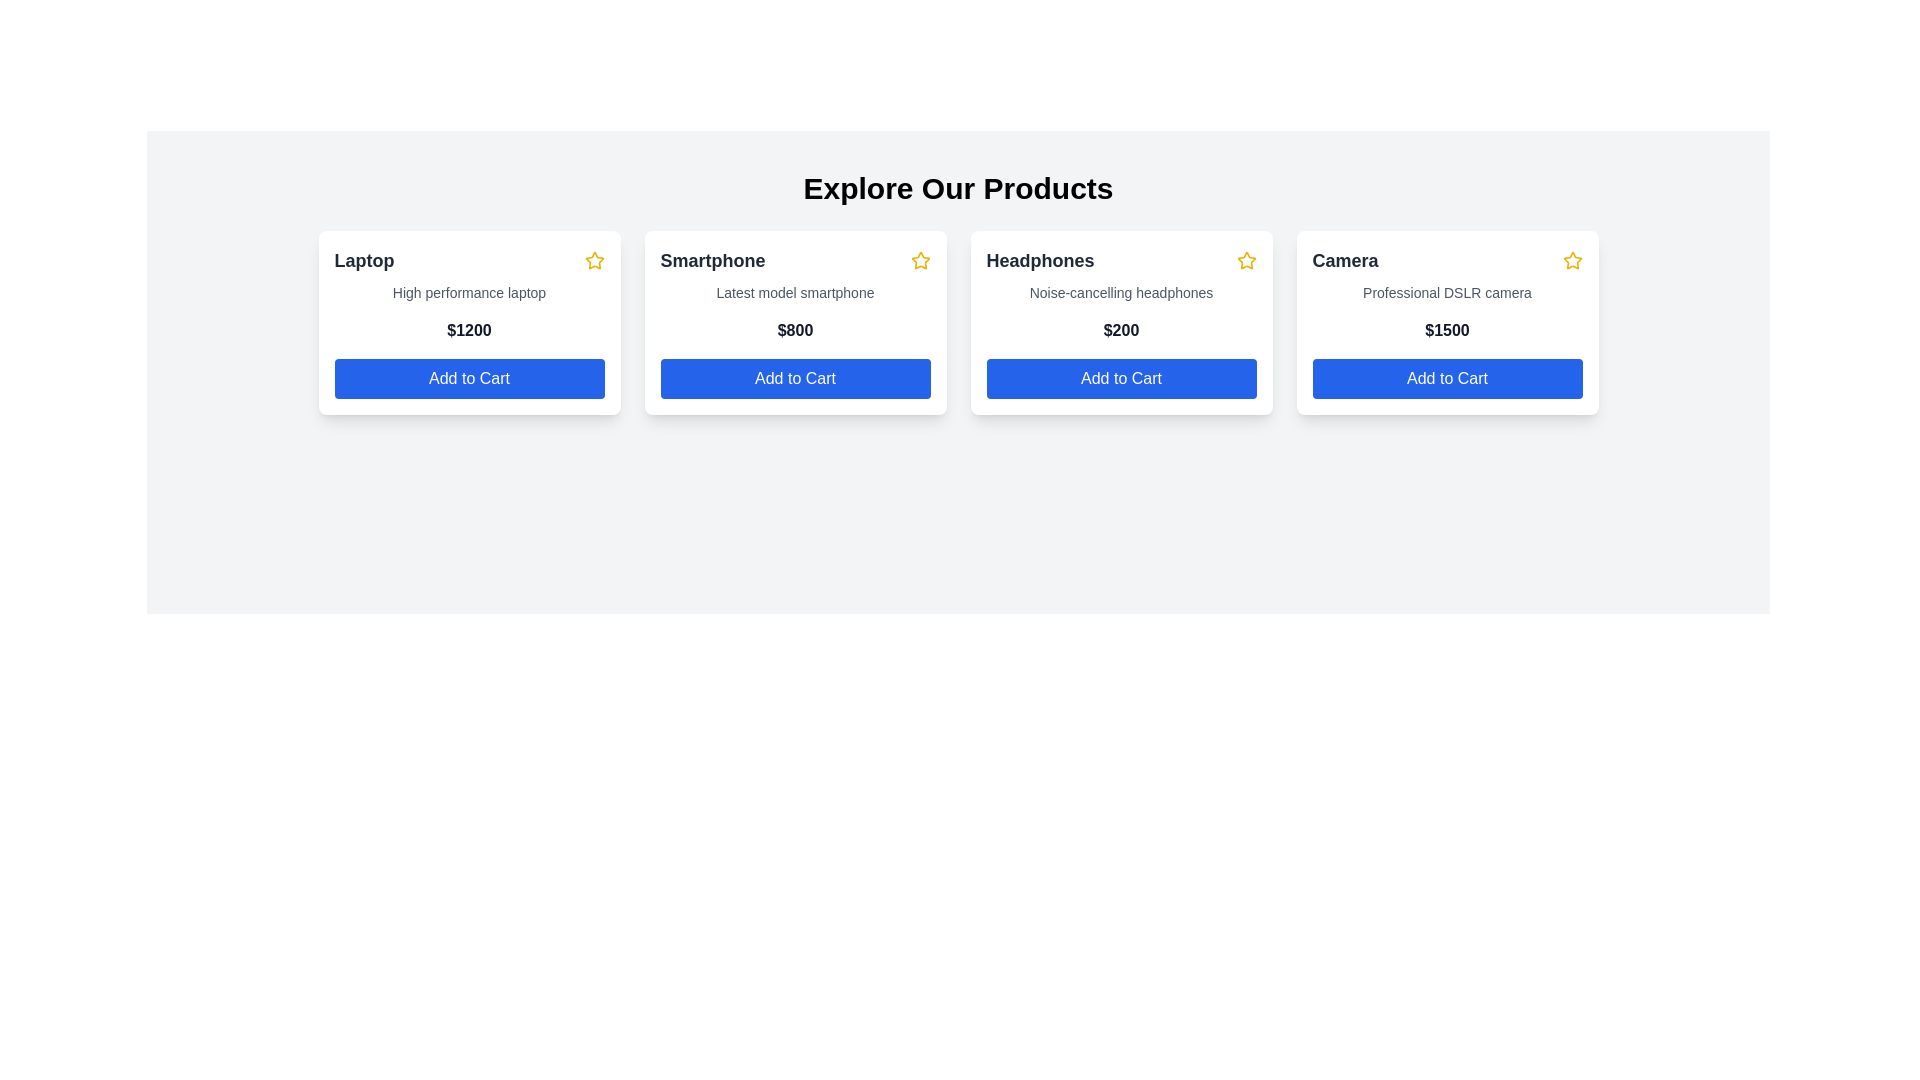 Image resolution: width=1920 pixels, height=1080 pixels. Describe the element at coordinates (468, 293) in the screenshot. I see `the descriptive text label for the laptop, which is located beneath the title 'Laptop' and above the price '$1200' on the first card in the horizontal product list` at that location.